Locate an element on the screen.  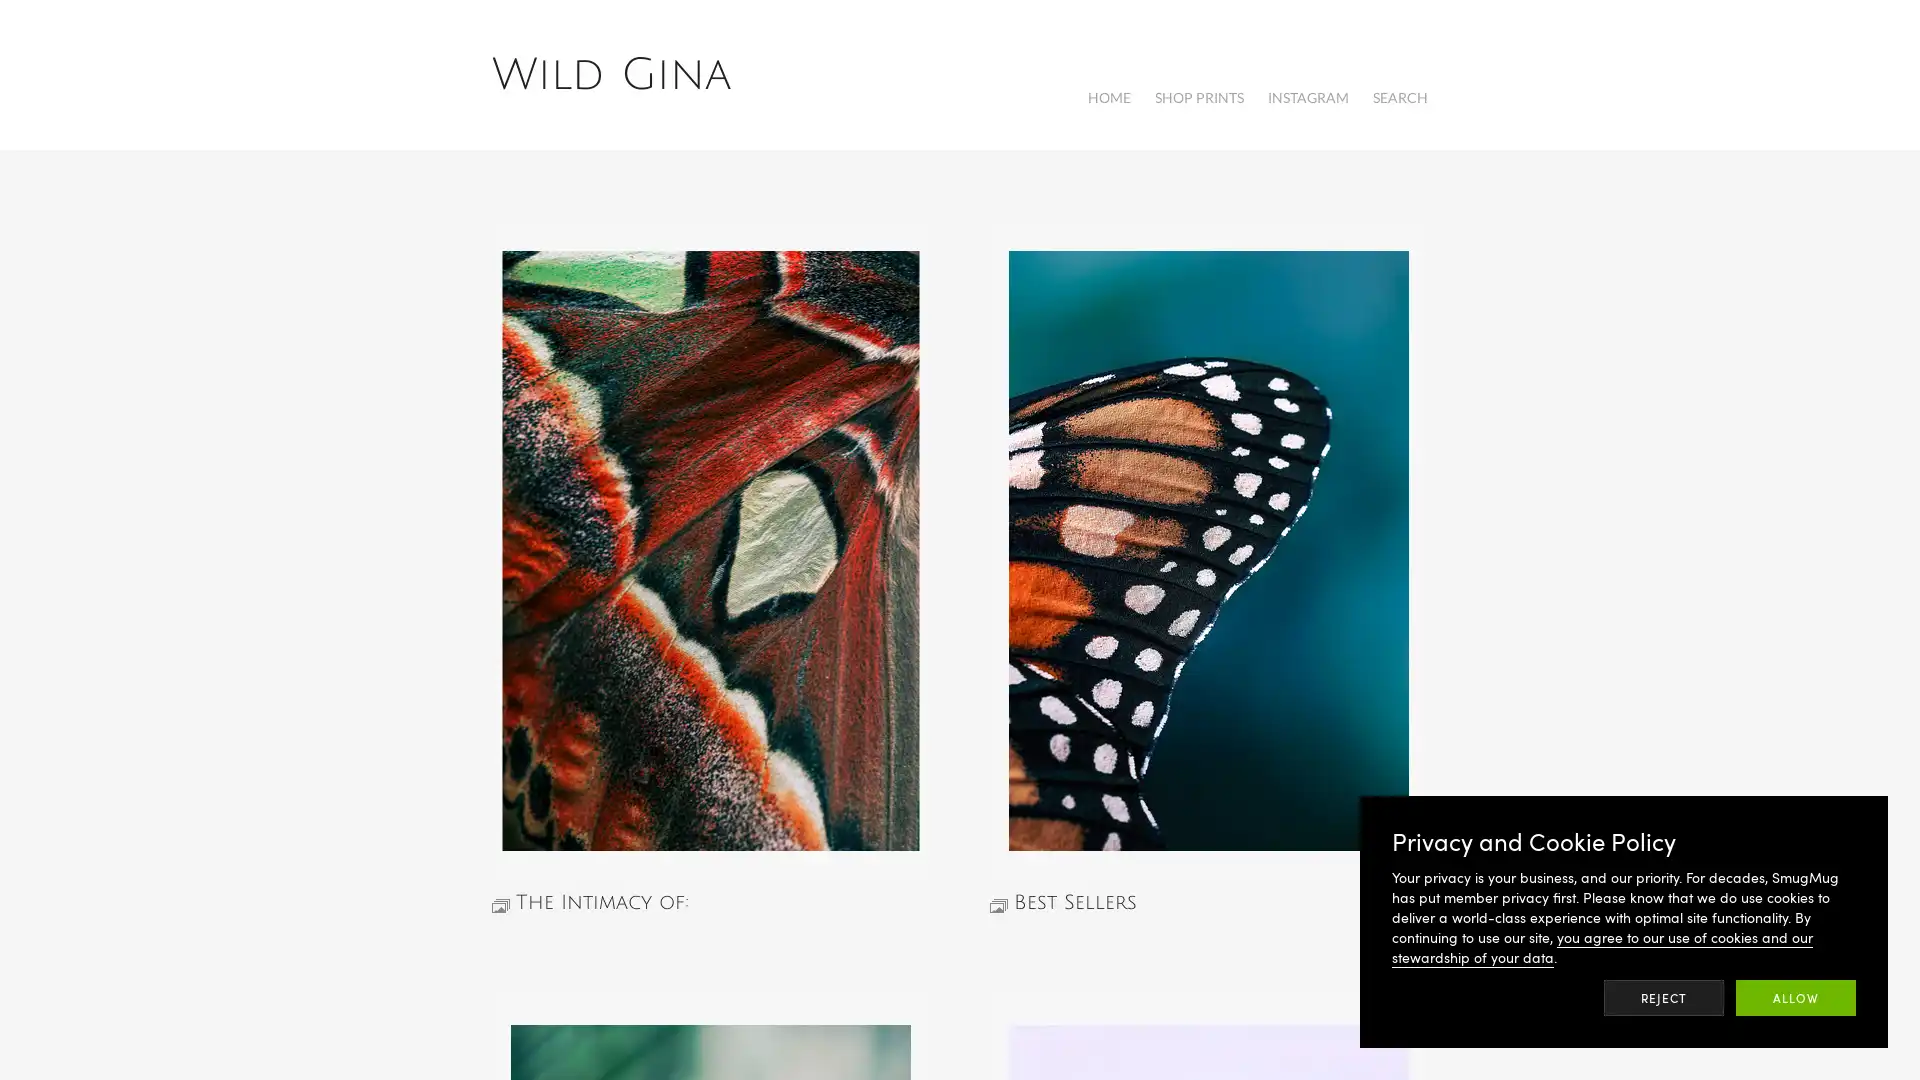
ALLOW is located at coordinates (1795, 998).